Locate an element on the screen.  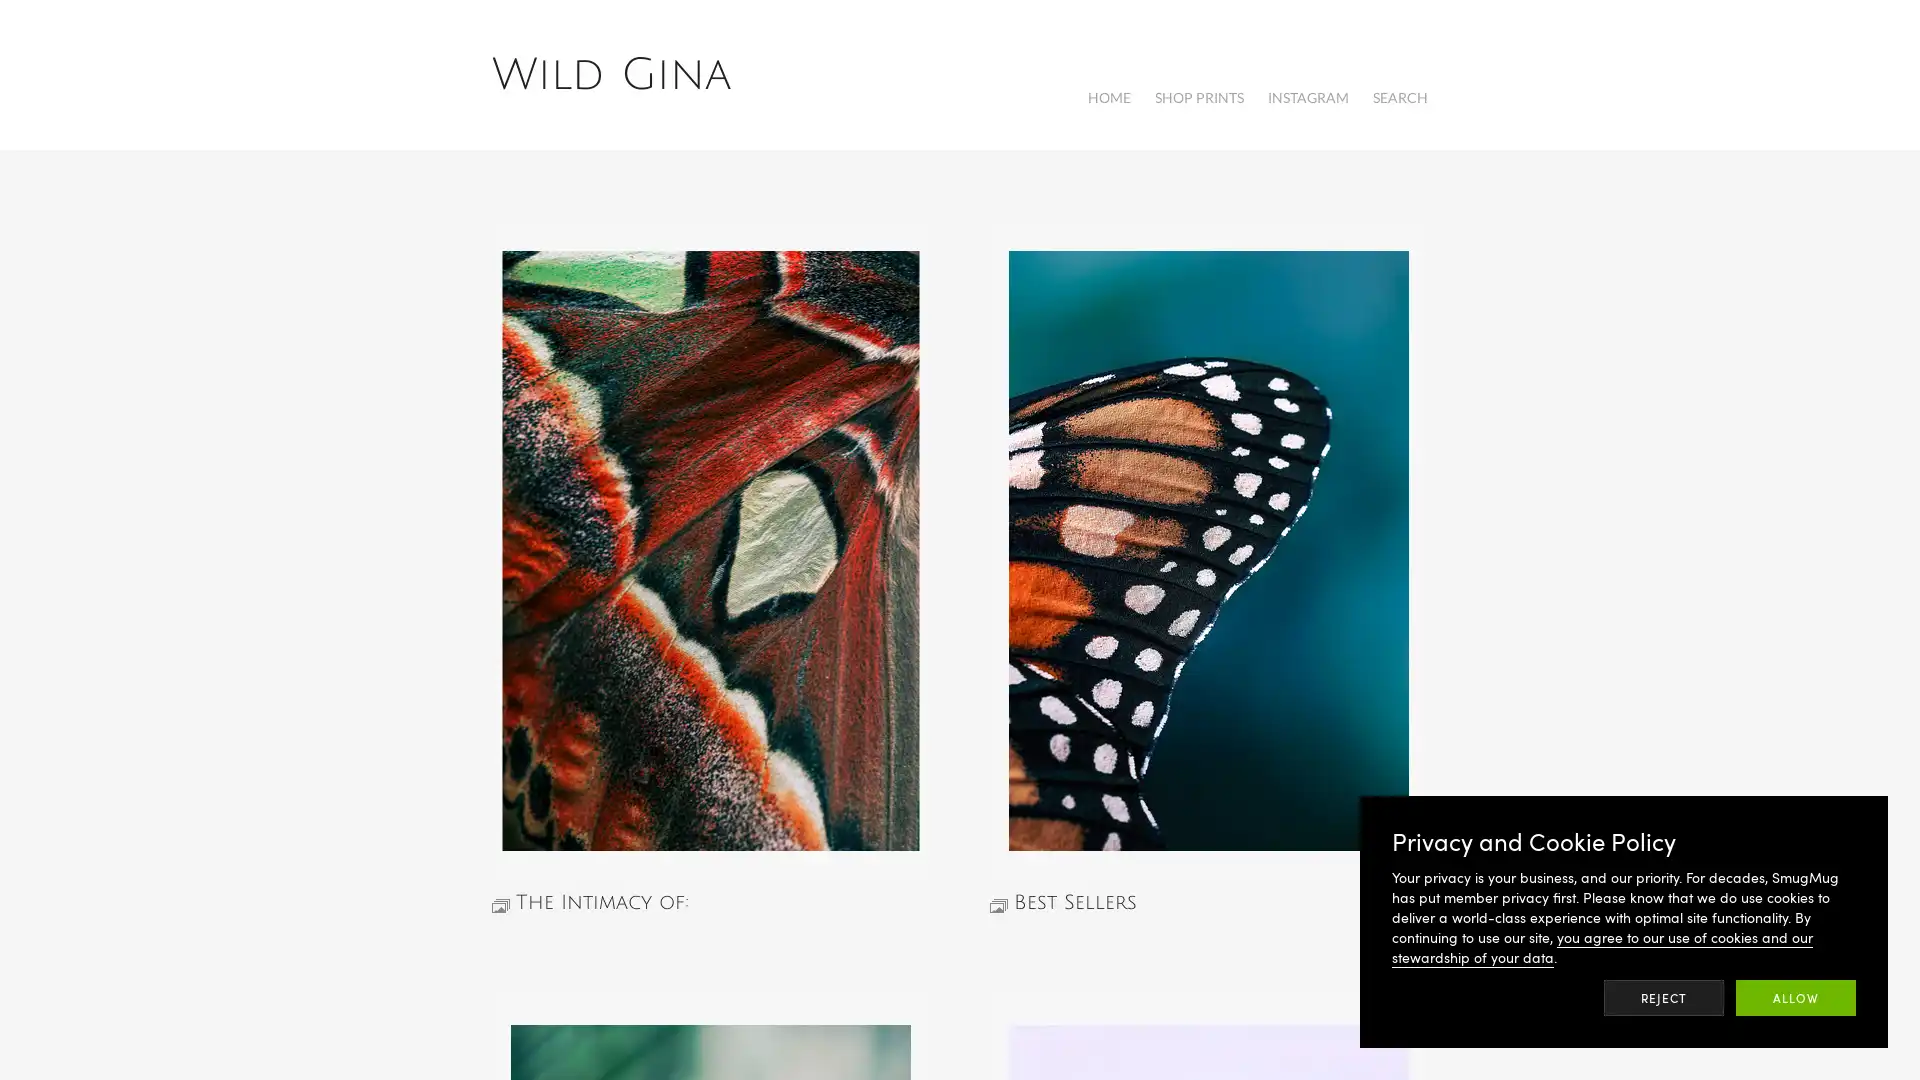
ALLOW is located at coordinates (1795, 998).